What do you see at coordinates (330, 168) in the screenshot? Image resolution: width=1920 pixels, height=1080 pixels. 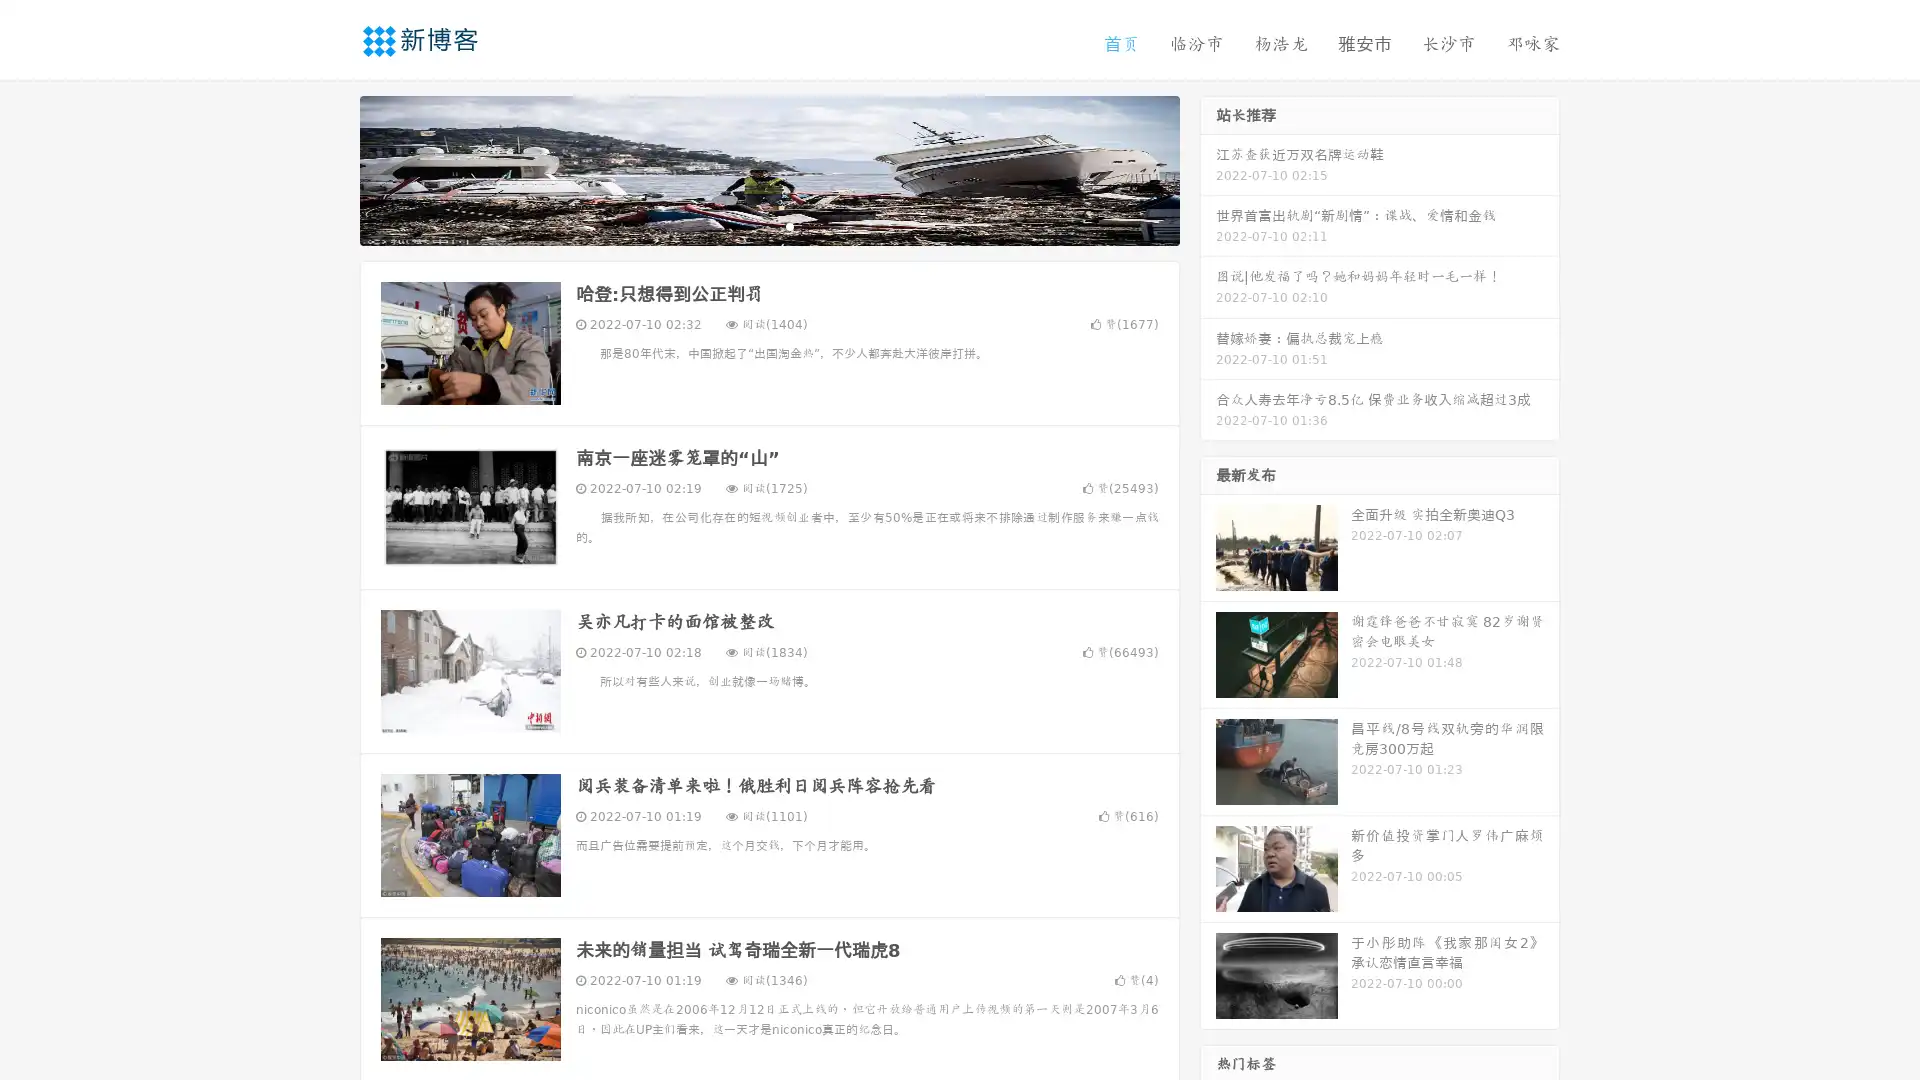 I see `Previous slide` at bounding box center [330, 168].